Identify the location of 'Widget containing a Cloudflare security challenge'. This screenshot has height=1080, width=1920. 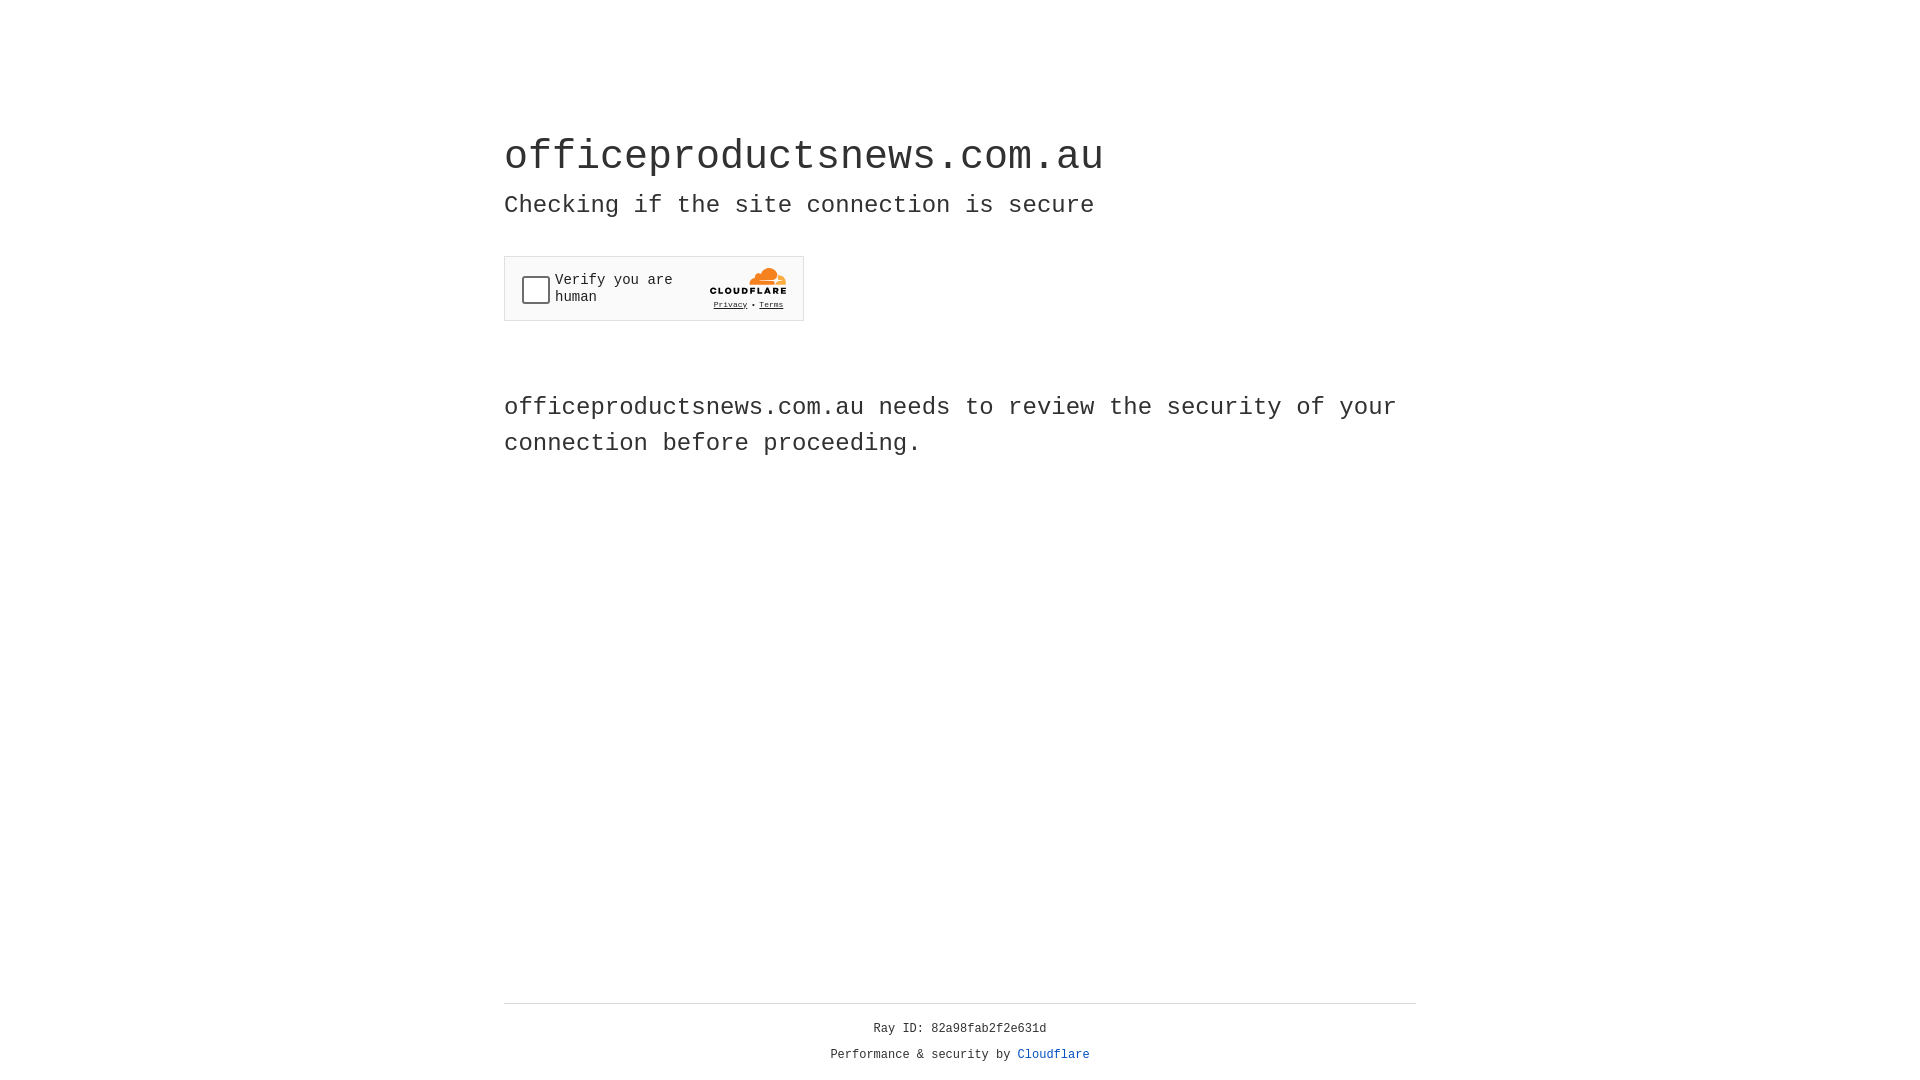
(653, 288).